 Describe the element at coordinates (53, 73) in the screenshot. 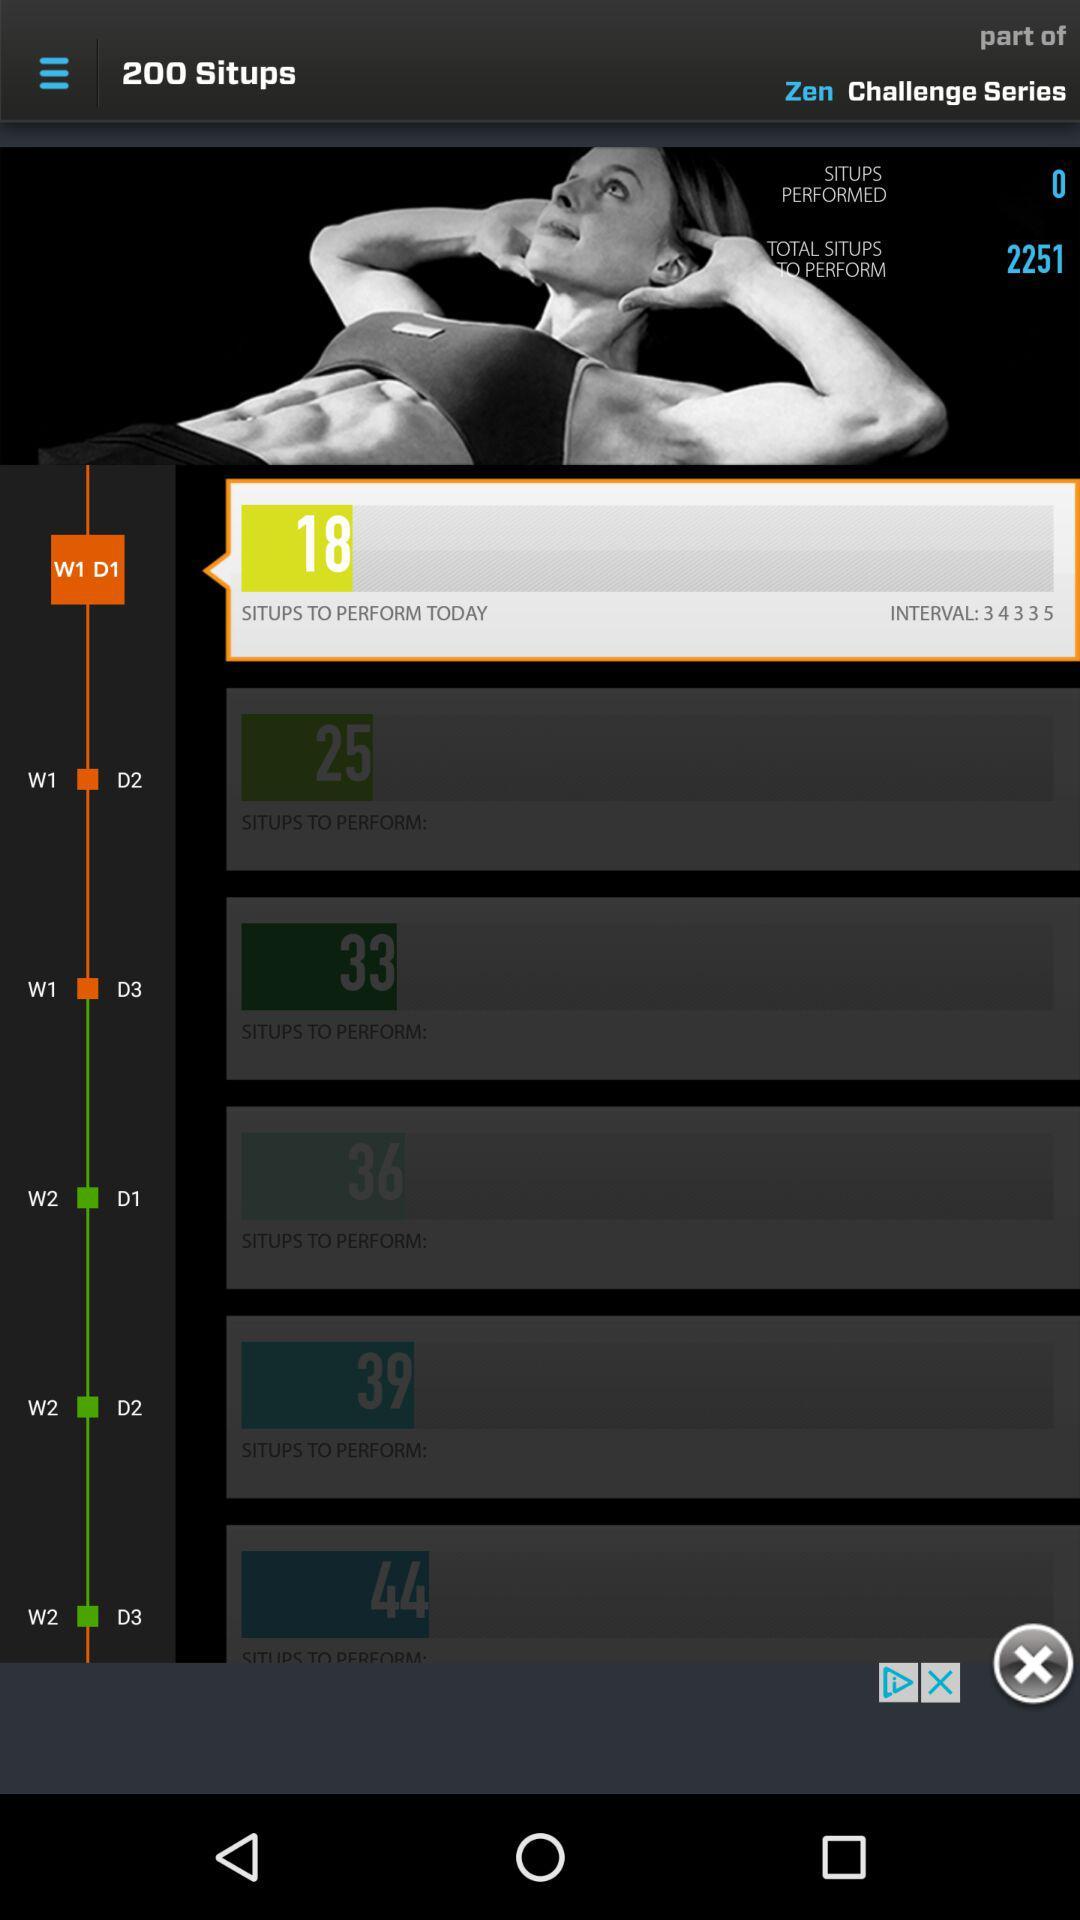

I see `menu` at that location.